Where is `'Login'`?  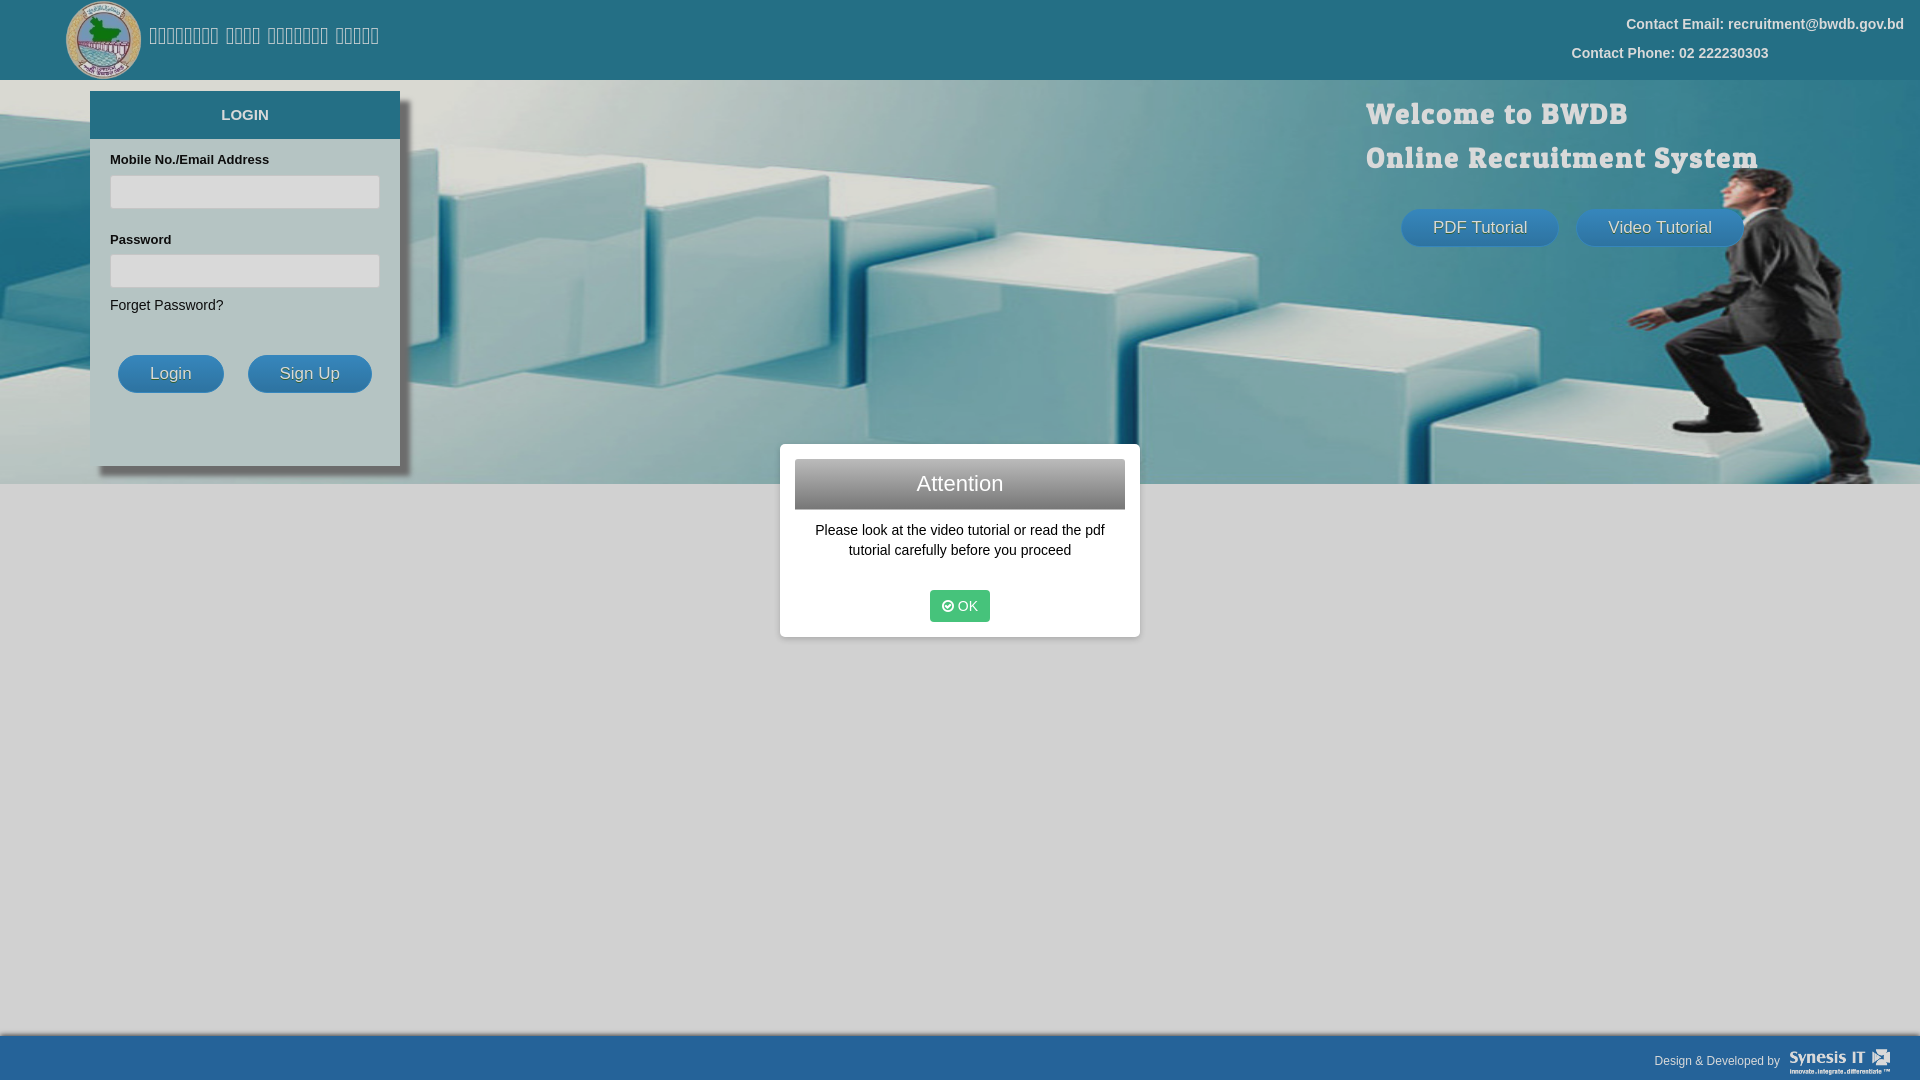 'Login' is located at coordinates (171, 374).